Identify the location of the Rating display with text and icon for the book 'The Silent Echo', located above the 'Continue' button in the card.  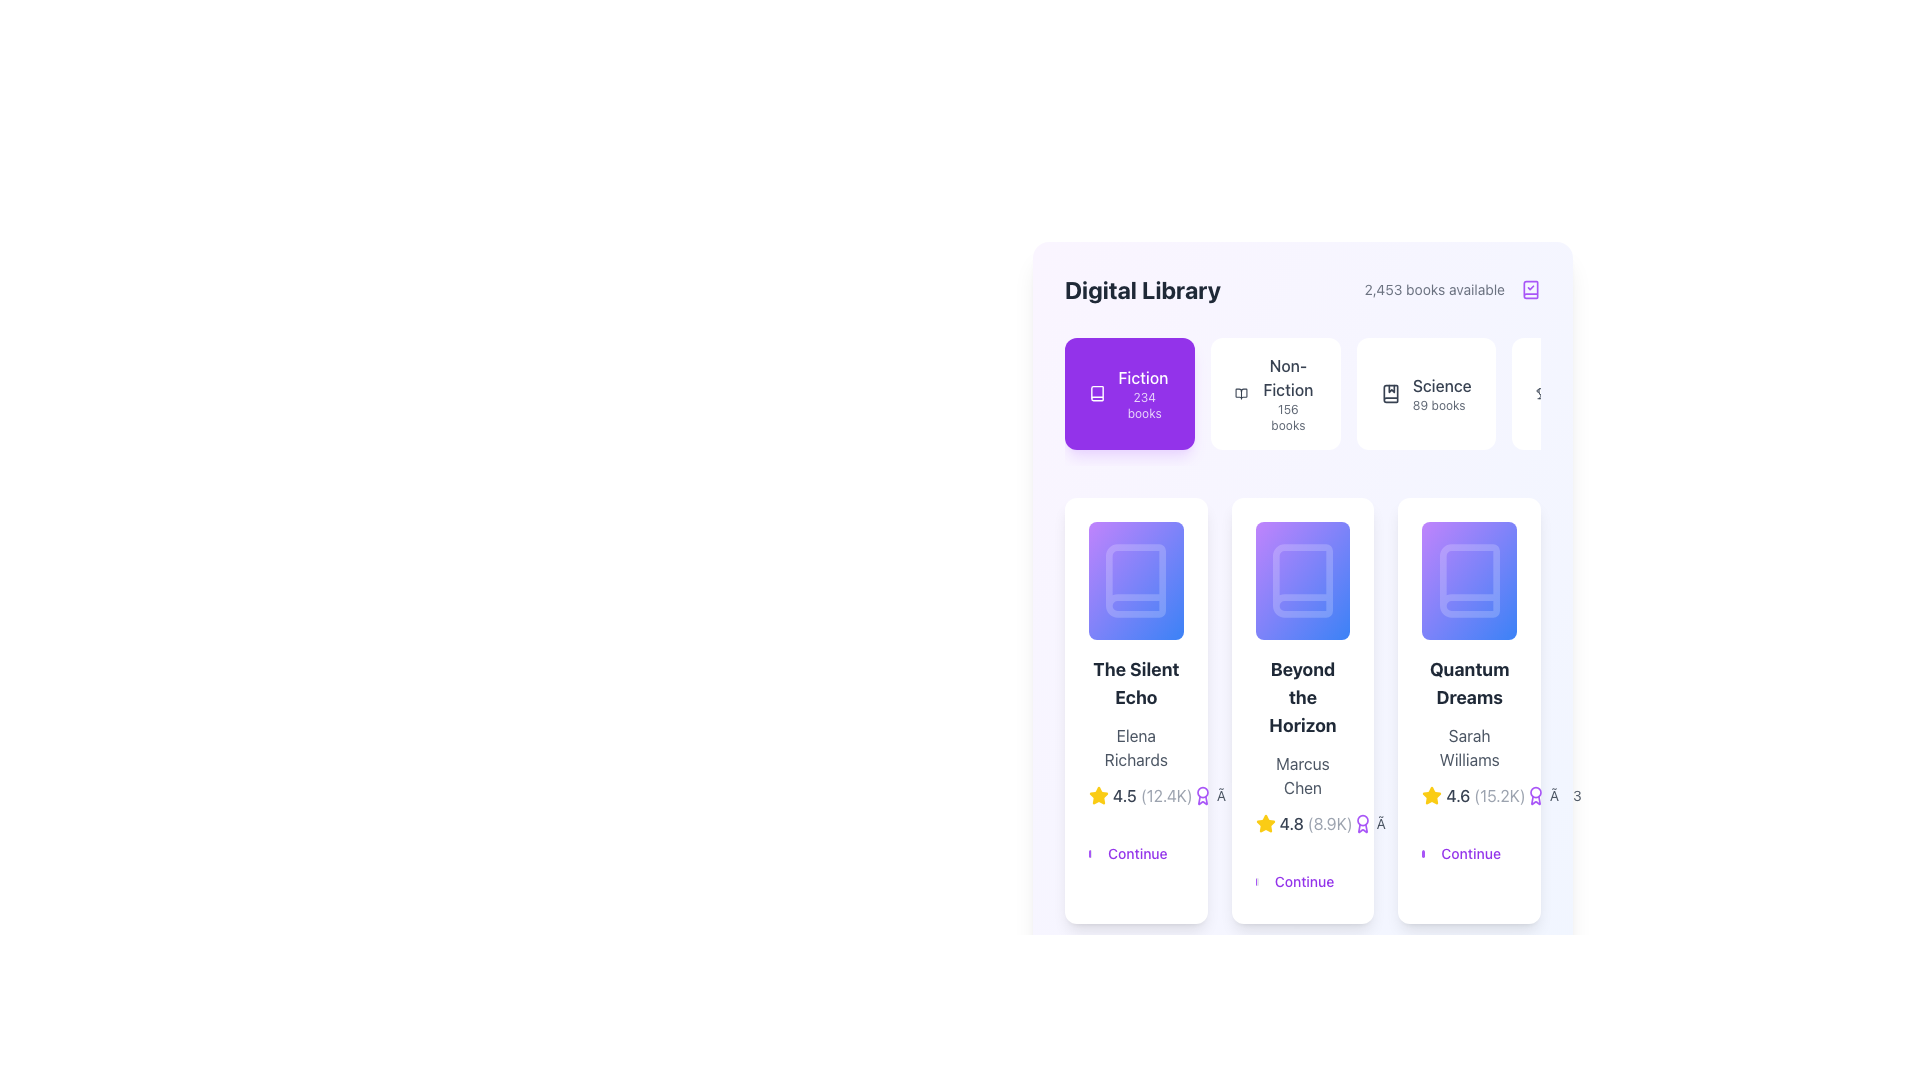
(1136, 795).